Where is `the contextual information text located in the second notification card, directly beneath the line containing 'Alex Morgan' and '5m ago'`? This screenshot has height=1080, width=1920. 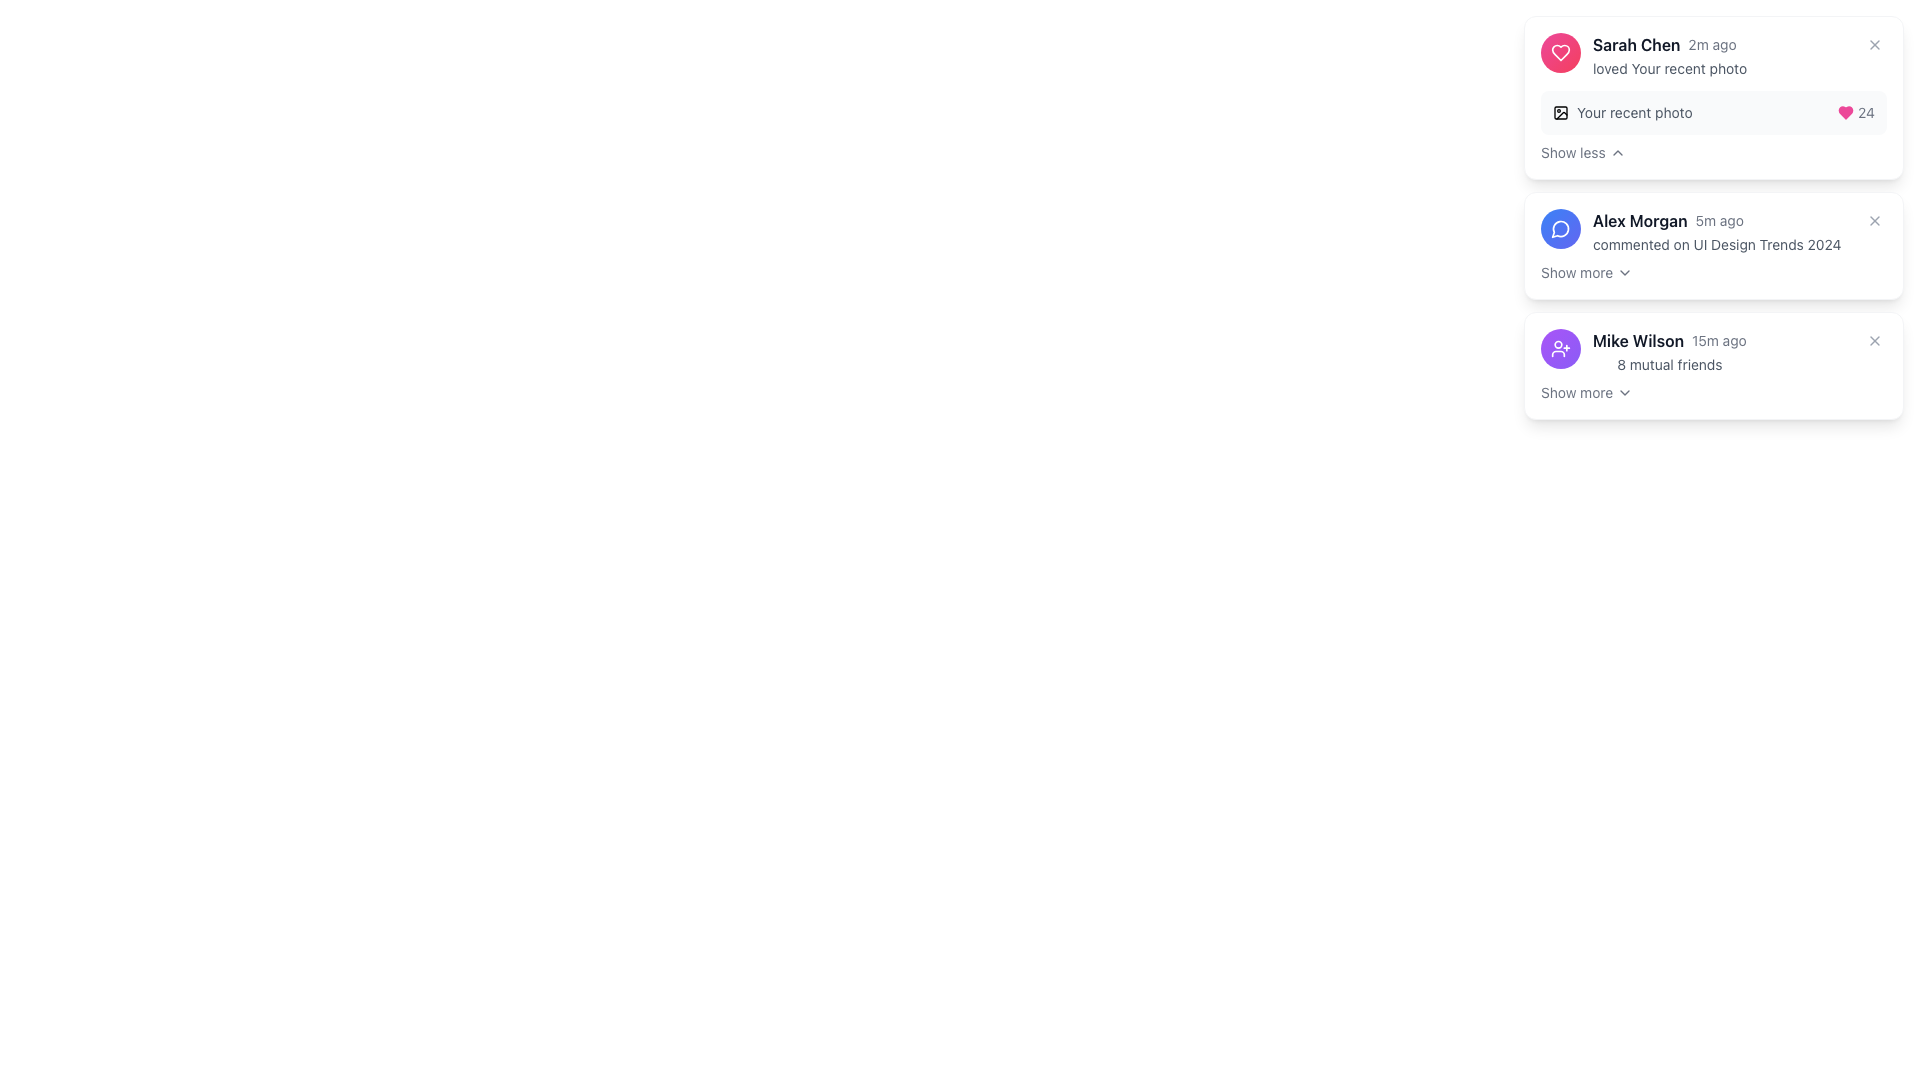 the contextual information text located in the second notification card, directly beneath the line containing 'Alex Morgan' and '5m ago' is located at coordinates (1716, 244).